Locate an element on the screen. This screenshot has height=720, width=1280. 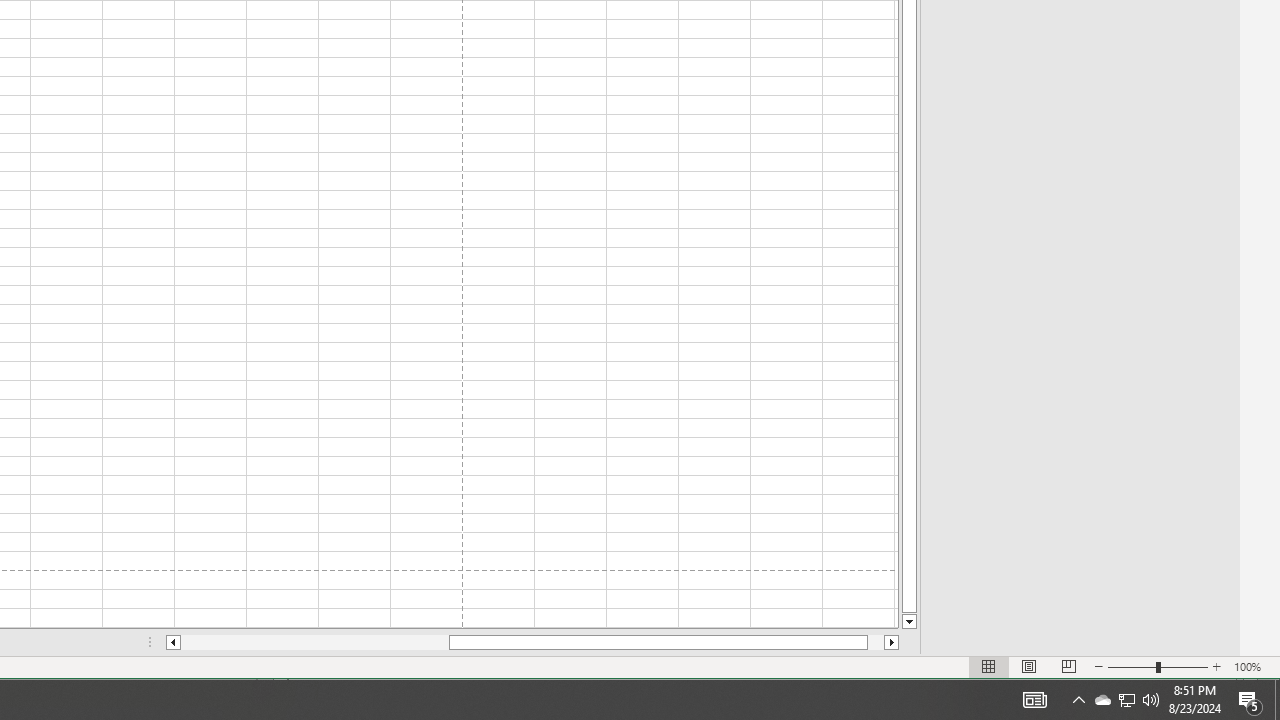
'Action Center, 5 new notifications' is located at coordinates (1250, 698).